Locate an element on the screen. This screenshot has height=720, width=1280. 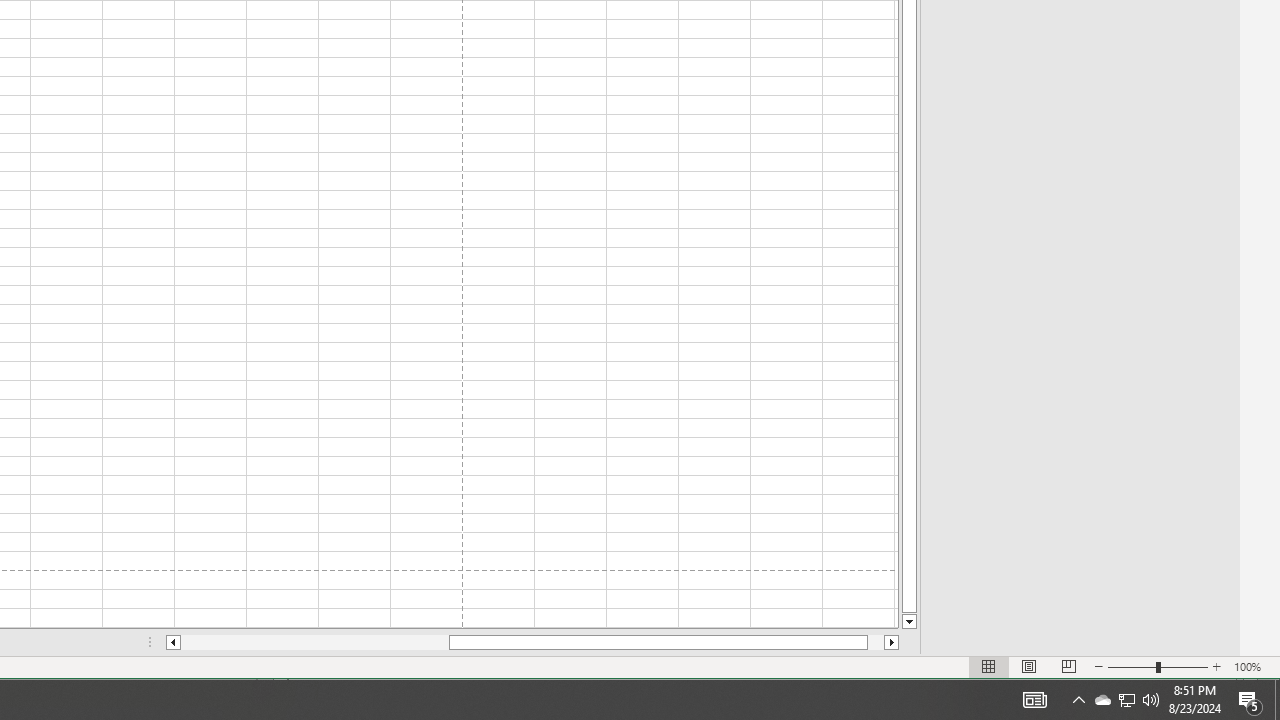
'Action Center, 5 new notifications' is located at coordinates (1250, 698).